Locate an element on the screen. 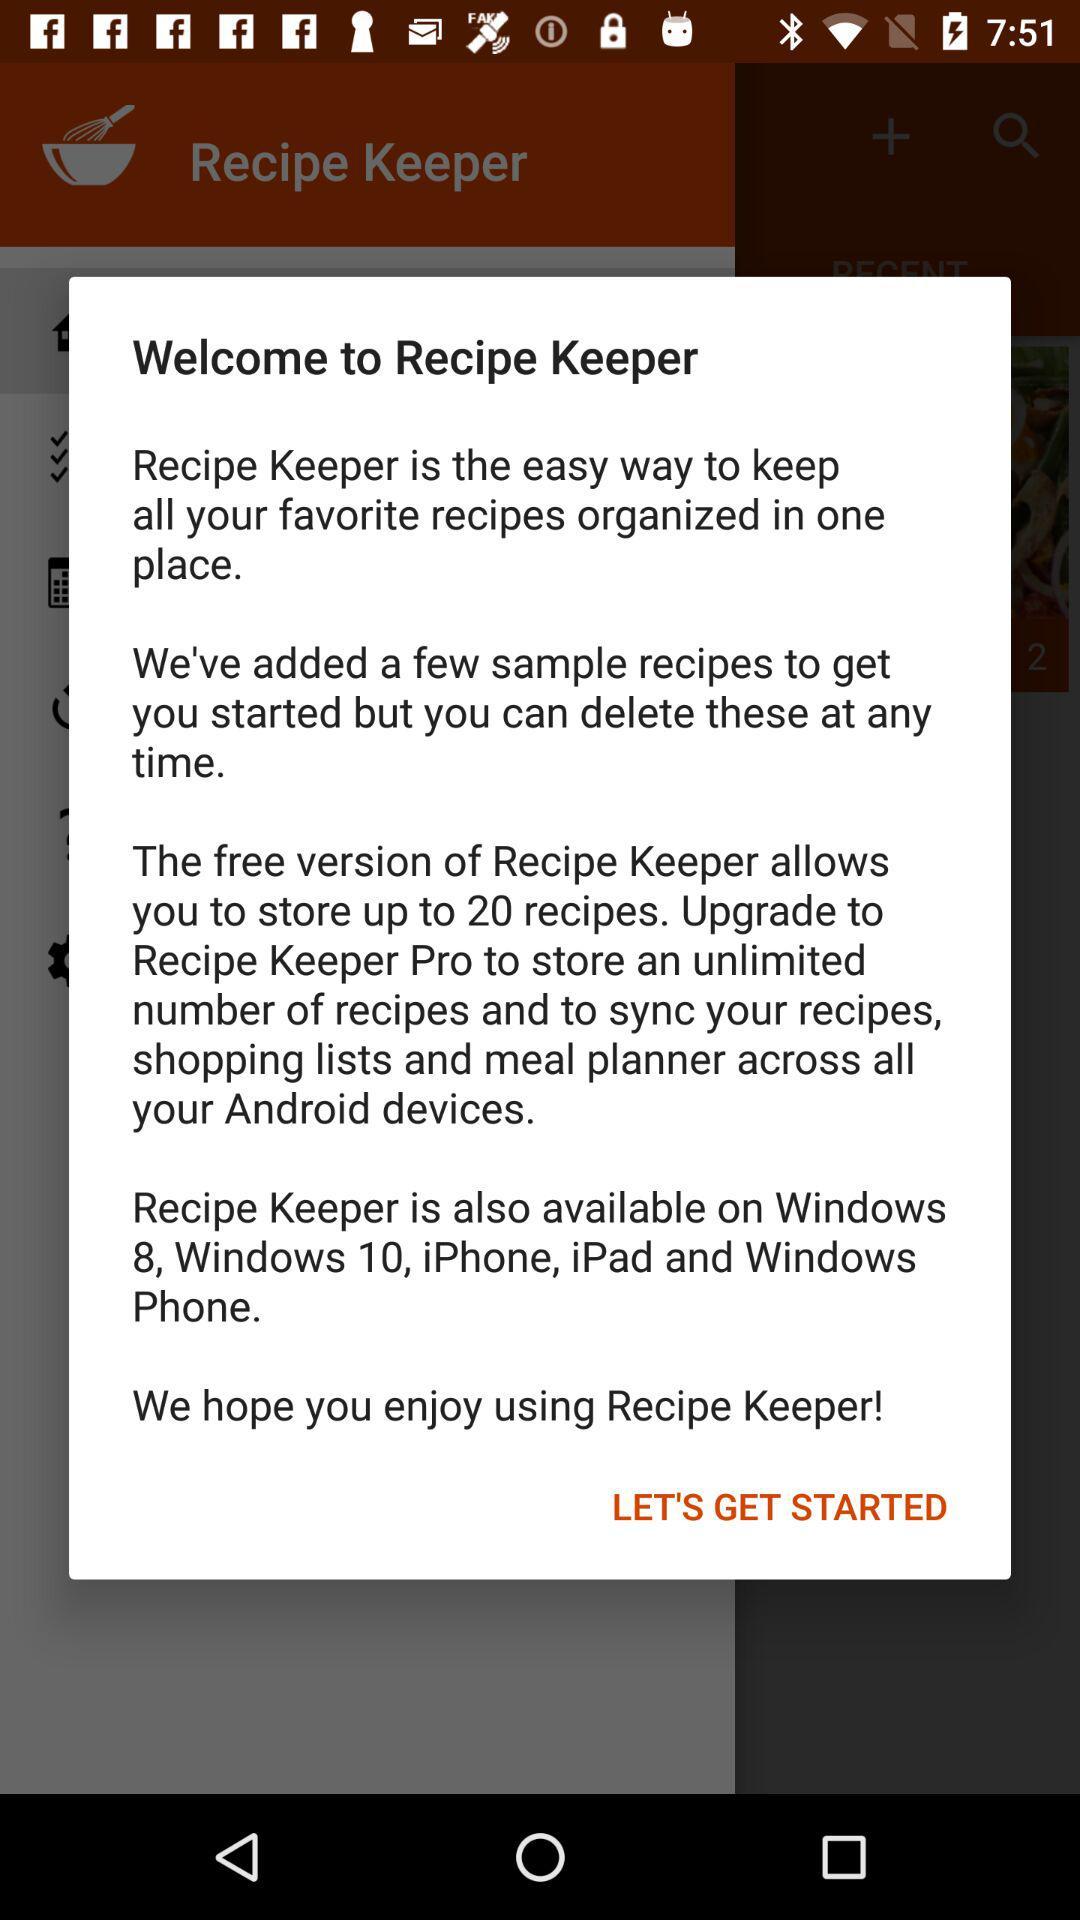 The height and width of the screenshot is (1920, 1080). icon below the recipe keeper is icon is located at coordinates (778, 1506).